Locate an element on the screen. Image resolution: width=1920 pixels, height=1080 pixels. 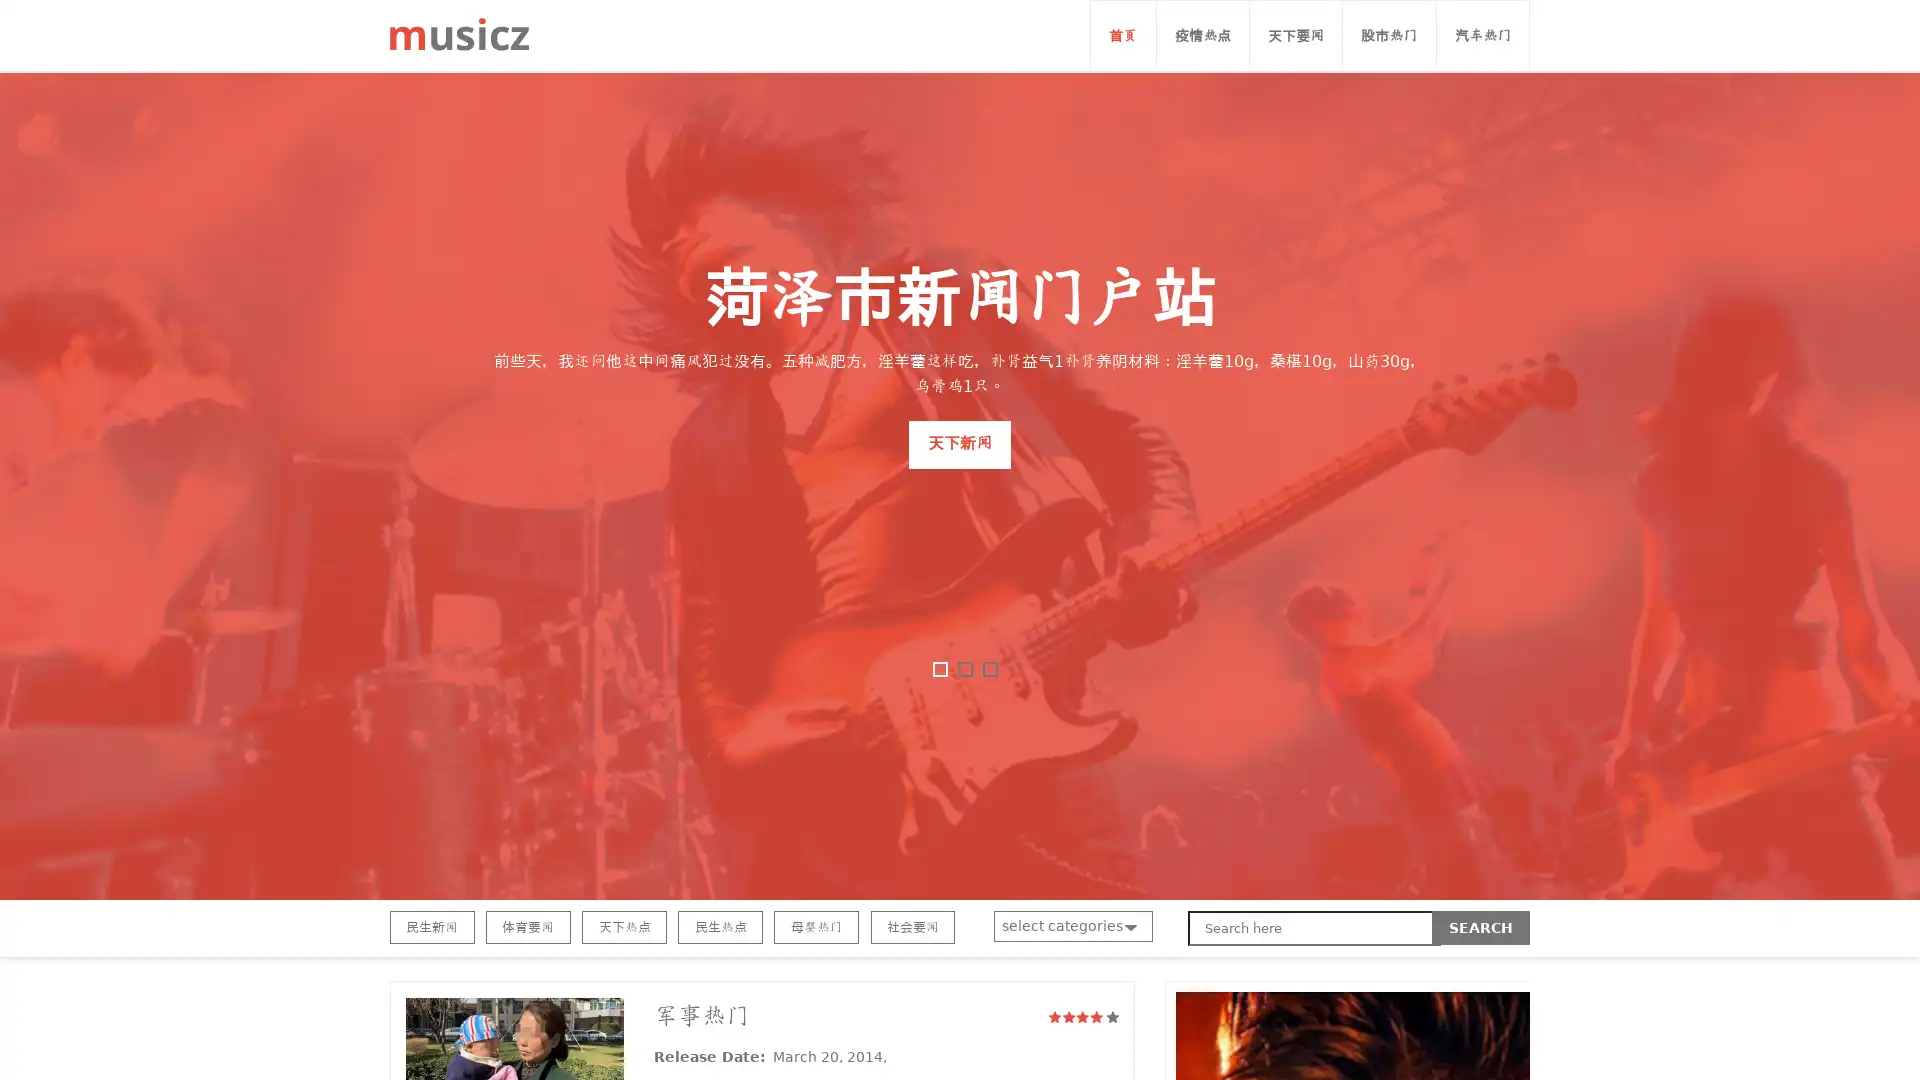
search is located at coordinates (1481, 928).